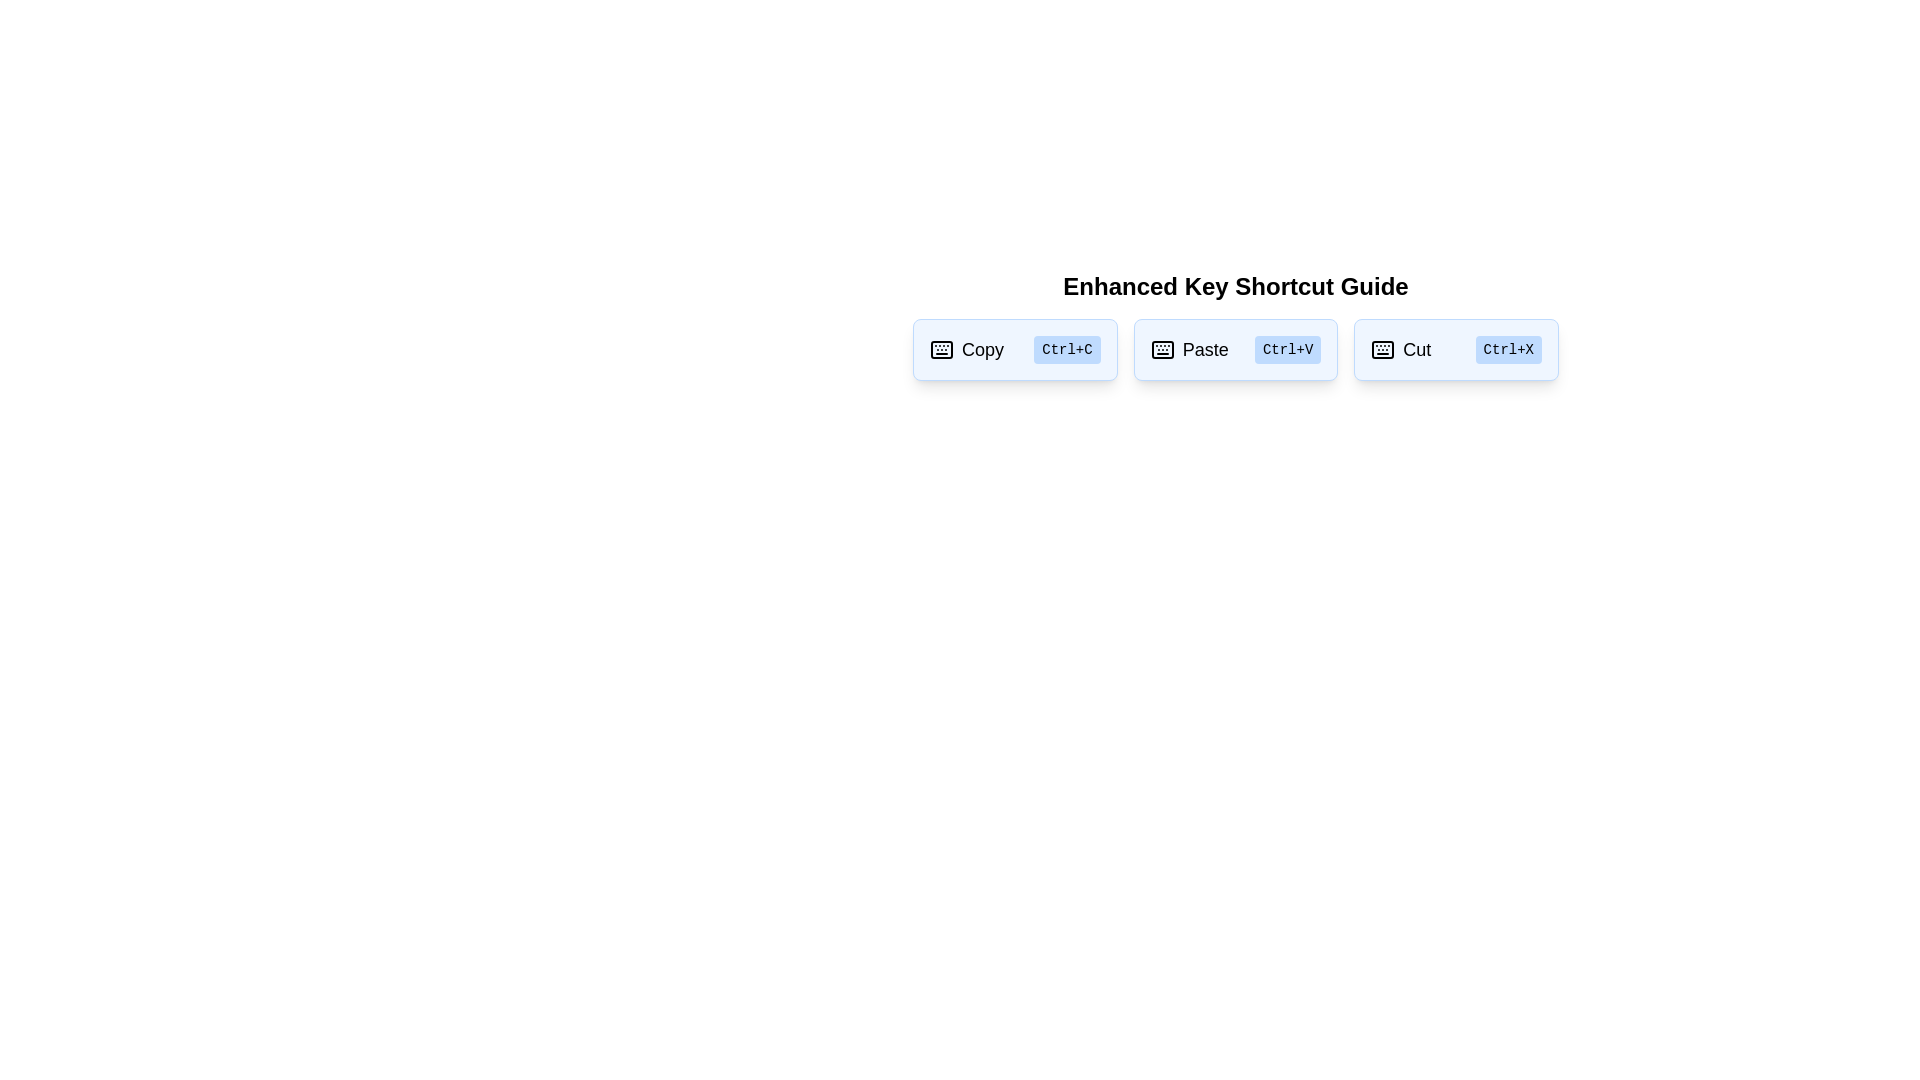 The image size is (1920, 1080). What do you see at coordinates (983, 349) in the screenshot?
I see `'Copy' text label, which is styled with a medium-sized bold font and located next to a keyboard icon in a horizontally aligned row` at bounding box center [983, 349].